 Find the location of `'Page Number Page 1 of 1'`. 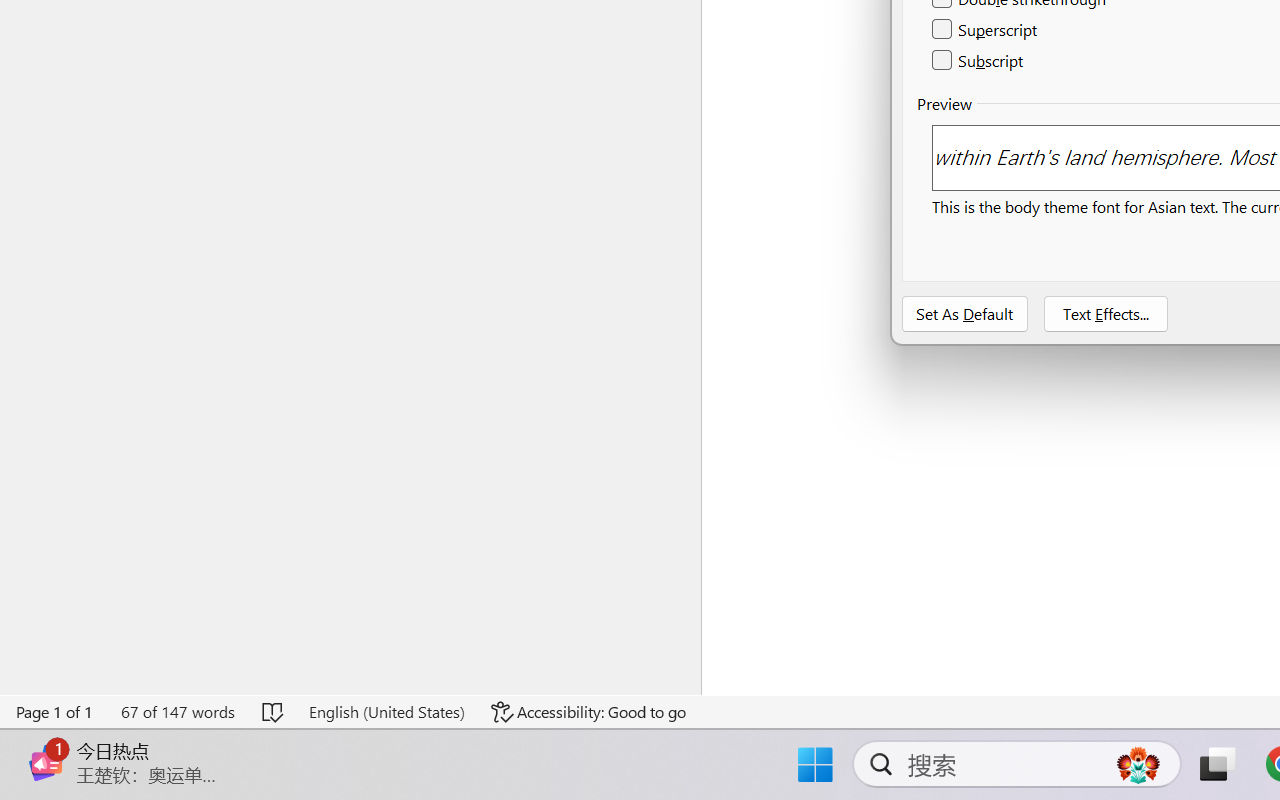

'Page Number Page 1 of 1' is located at coordinates (55, 711).